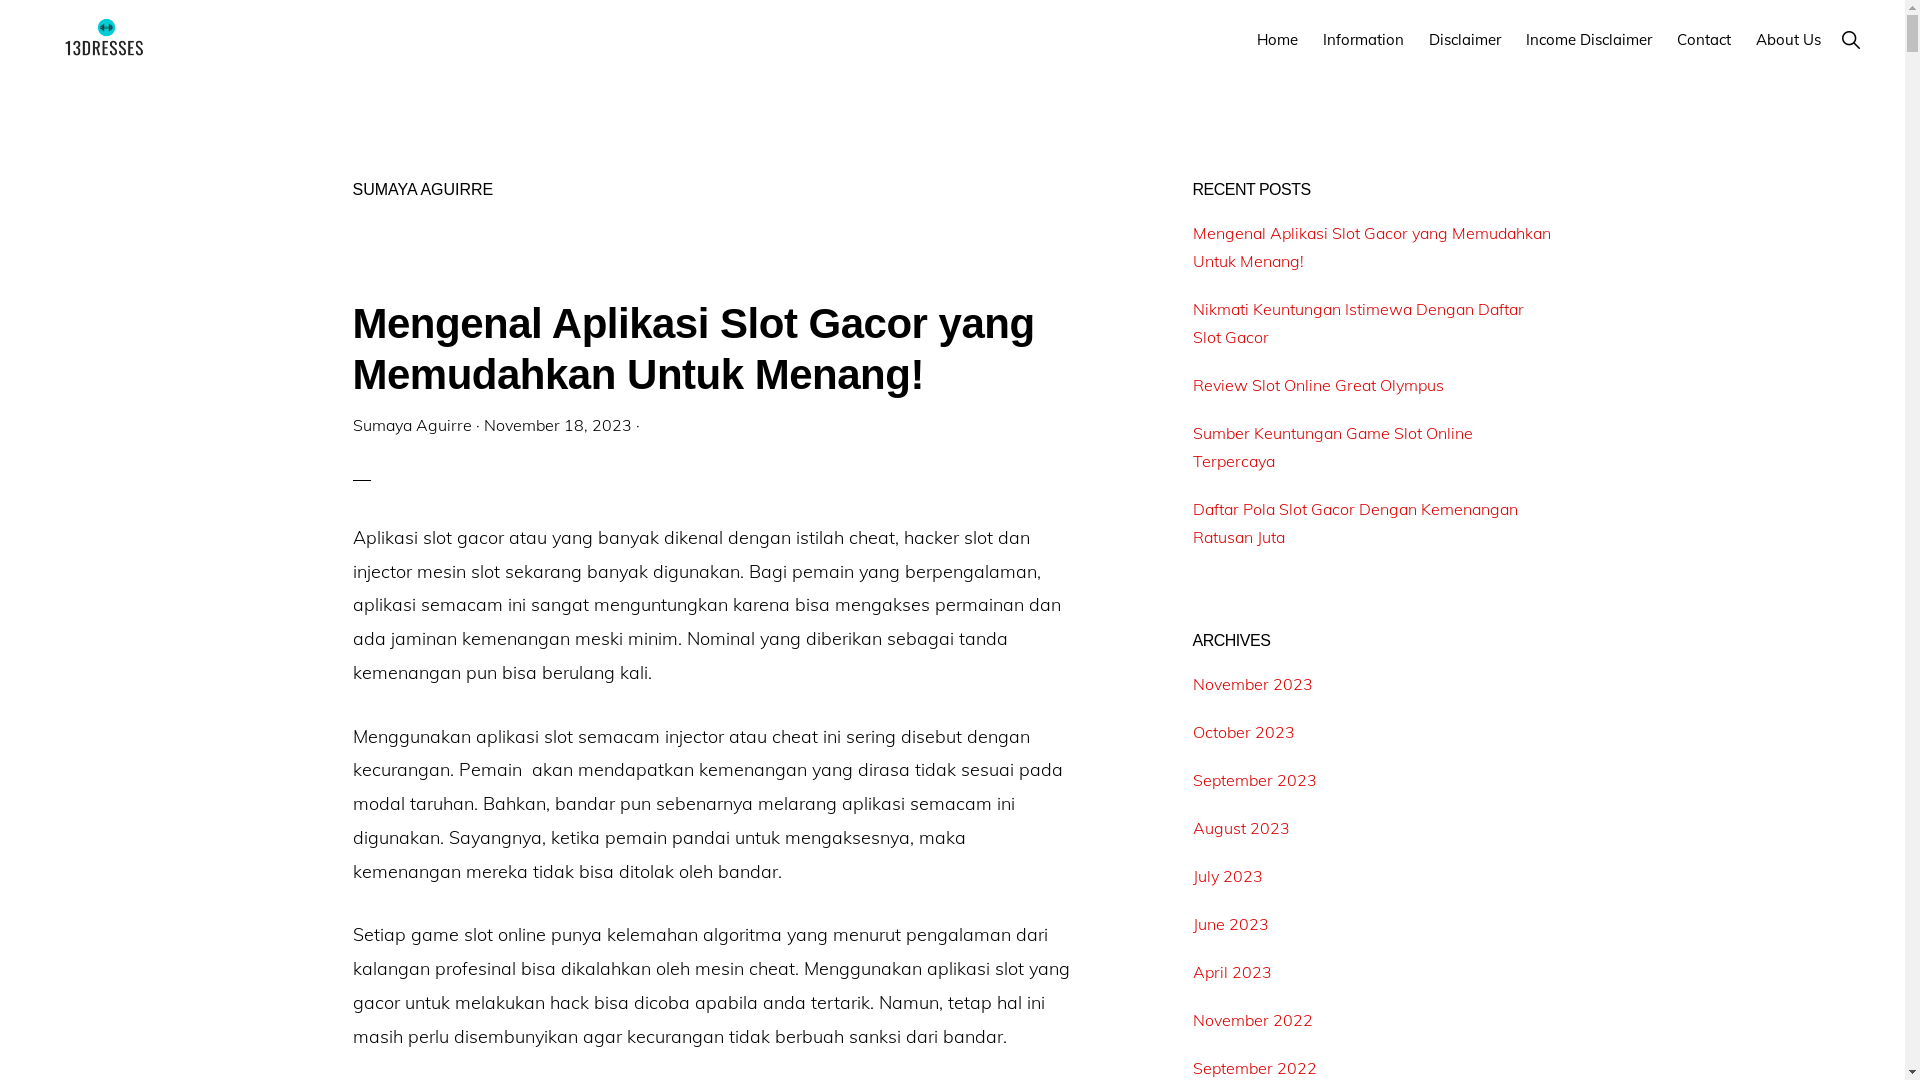  I want to click on 'Information', so click(1313, 39).